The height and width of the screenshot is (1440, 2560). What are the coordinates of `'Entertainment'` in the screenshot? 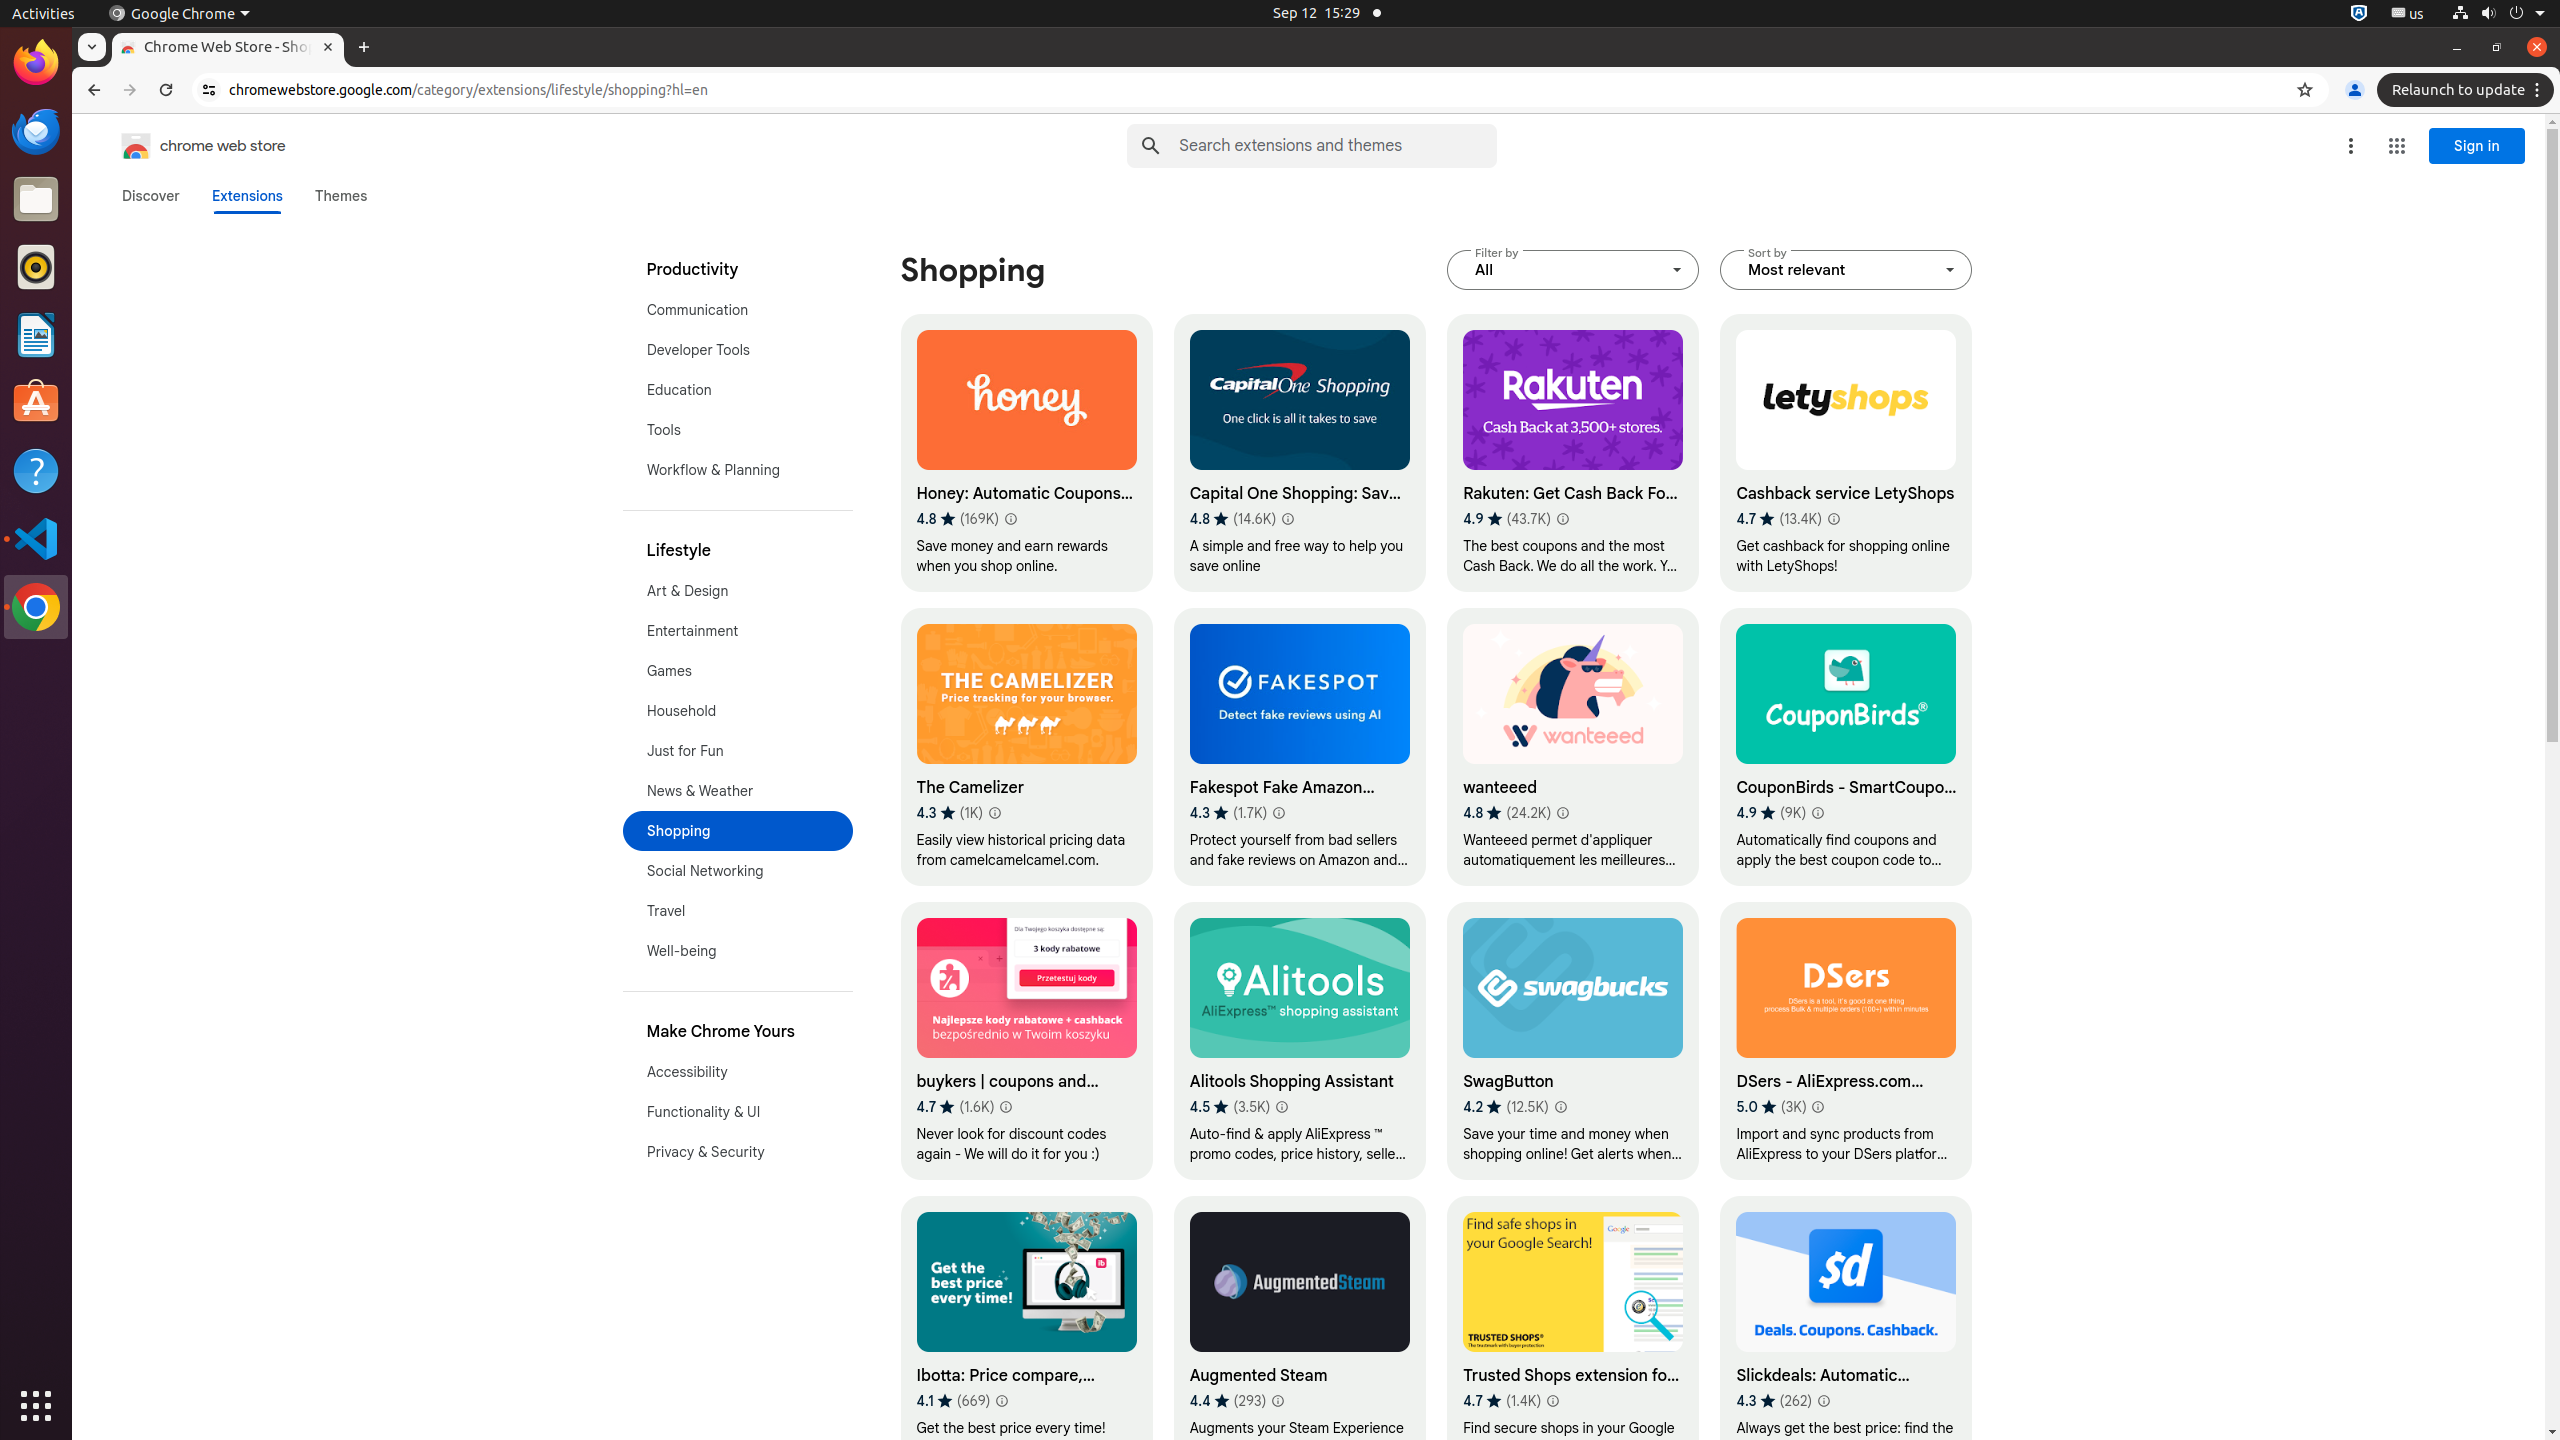 It's located at (737, 631).